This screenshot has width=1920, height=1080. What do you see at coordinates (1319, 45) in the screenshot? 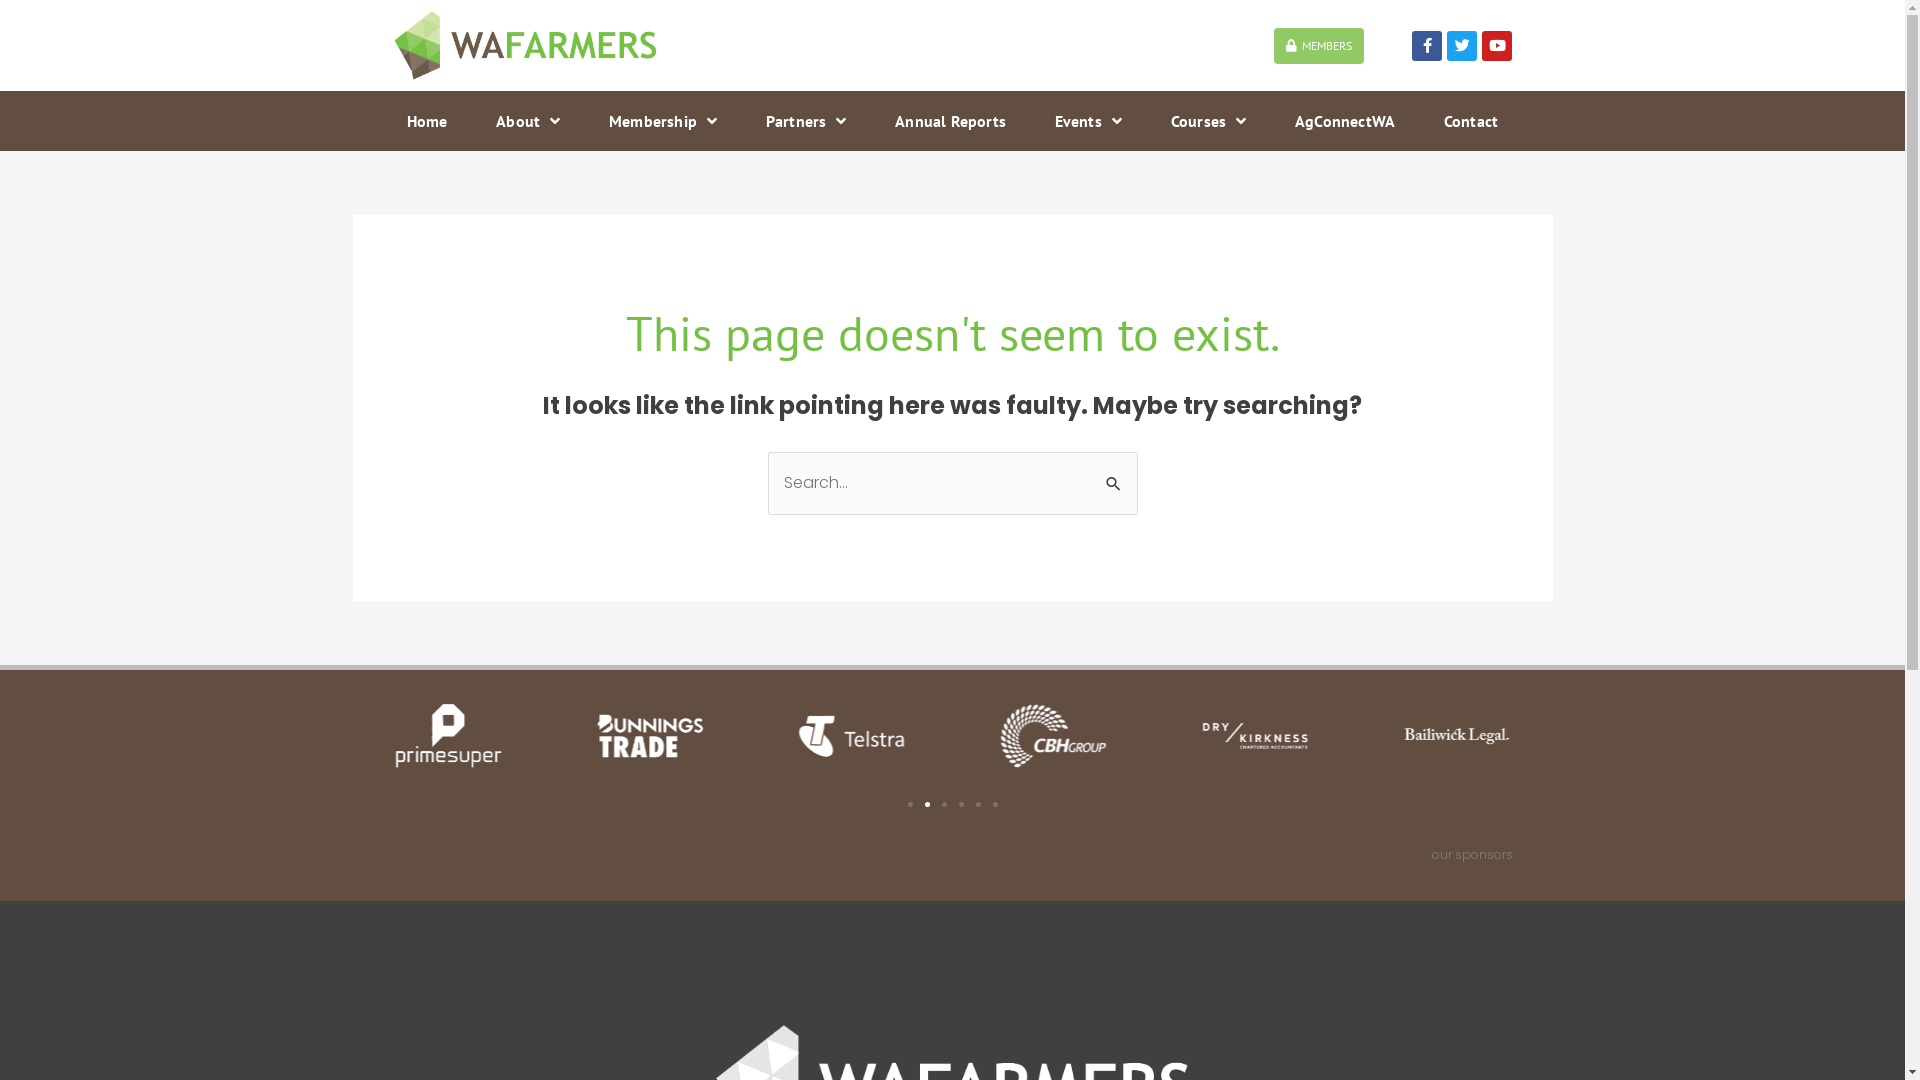
I see `'MEMBERS'` at bounding box center [1319, 45].